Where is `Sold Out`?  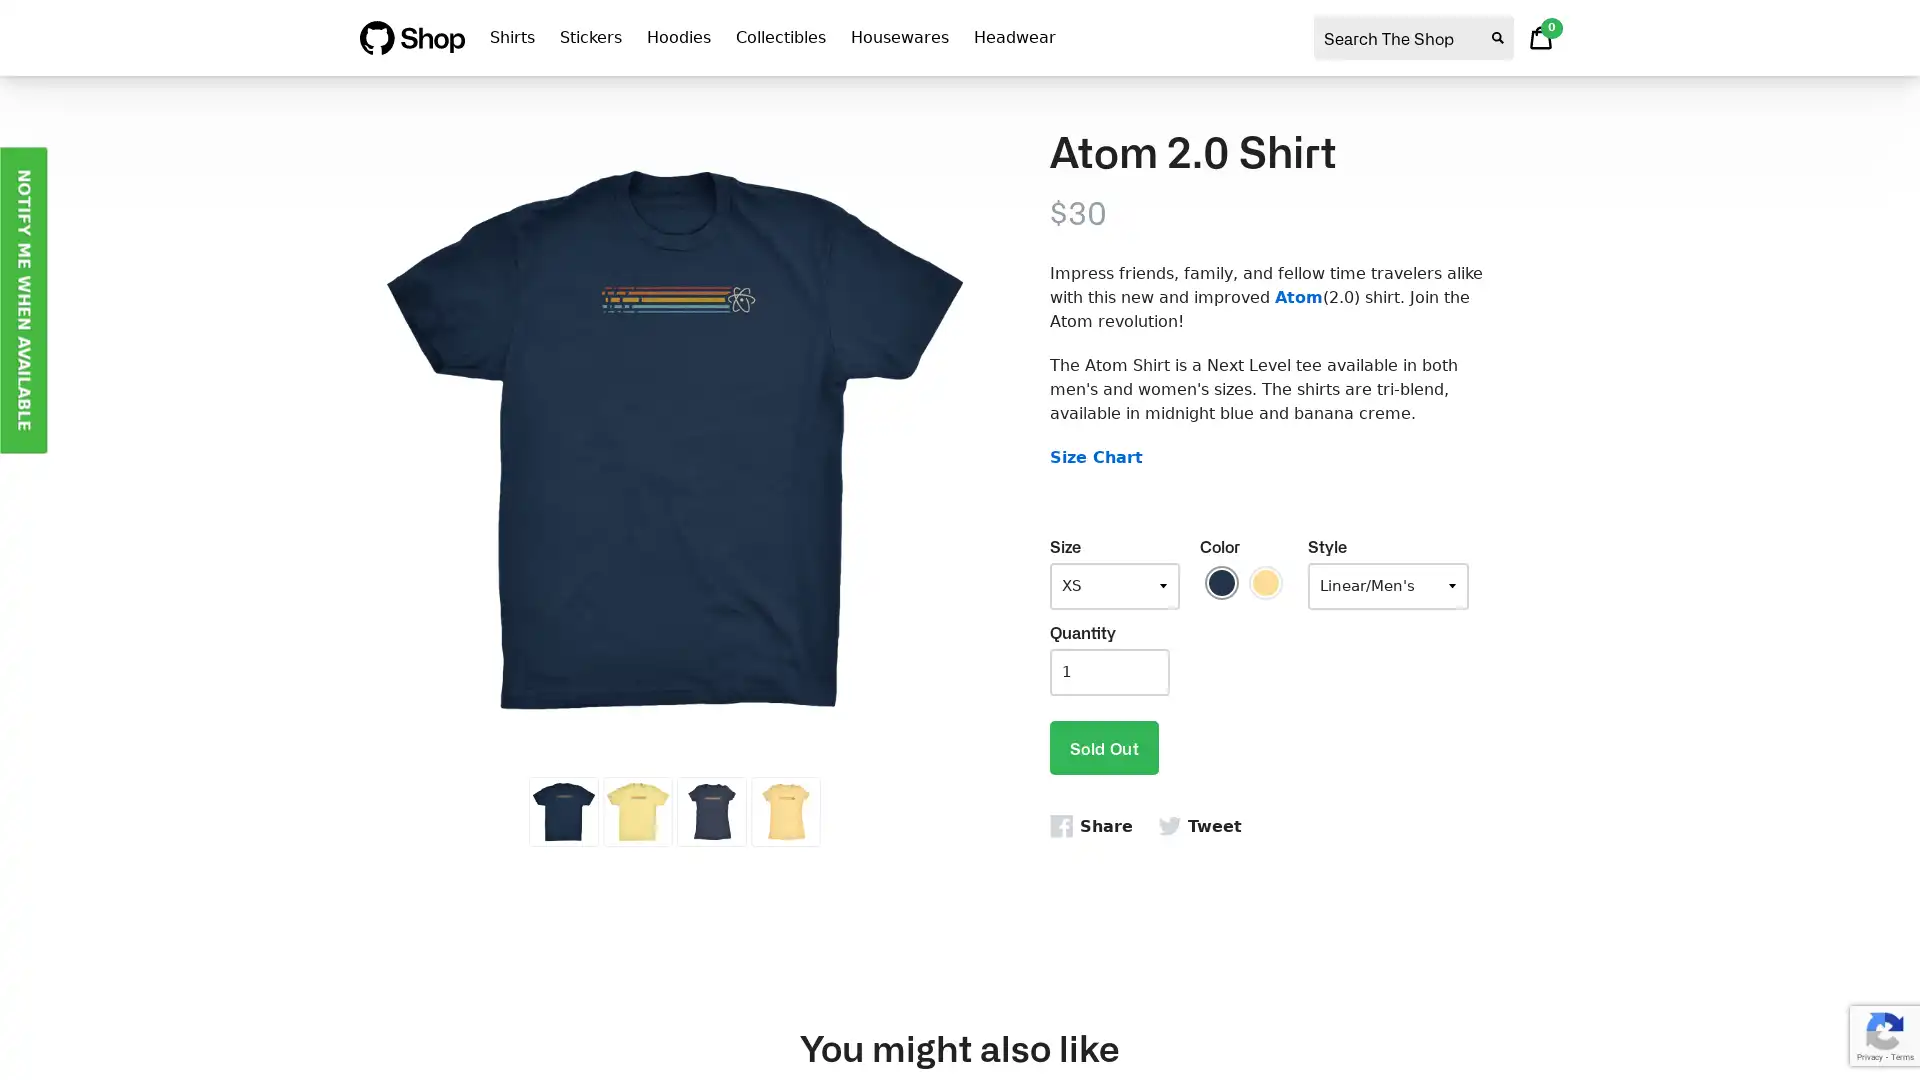
Sold Out is located at coordinates (1103, 747).